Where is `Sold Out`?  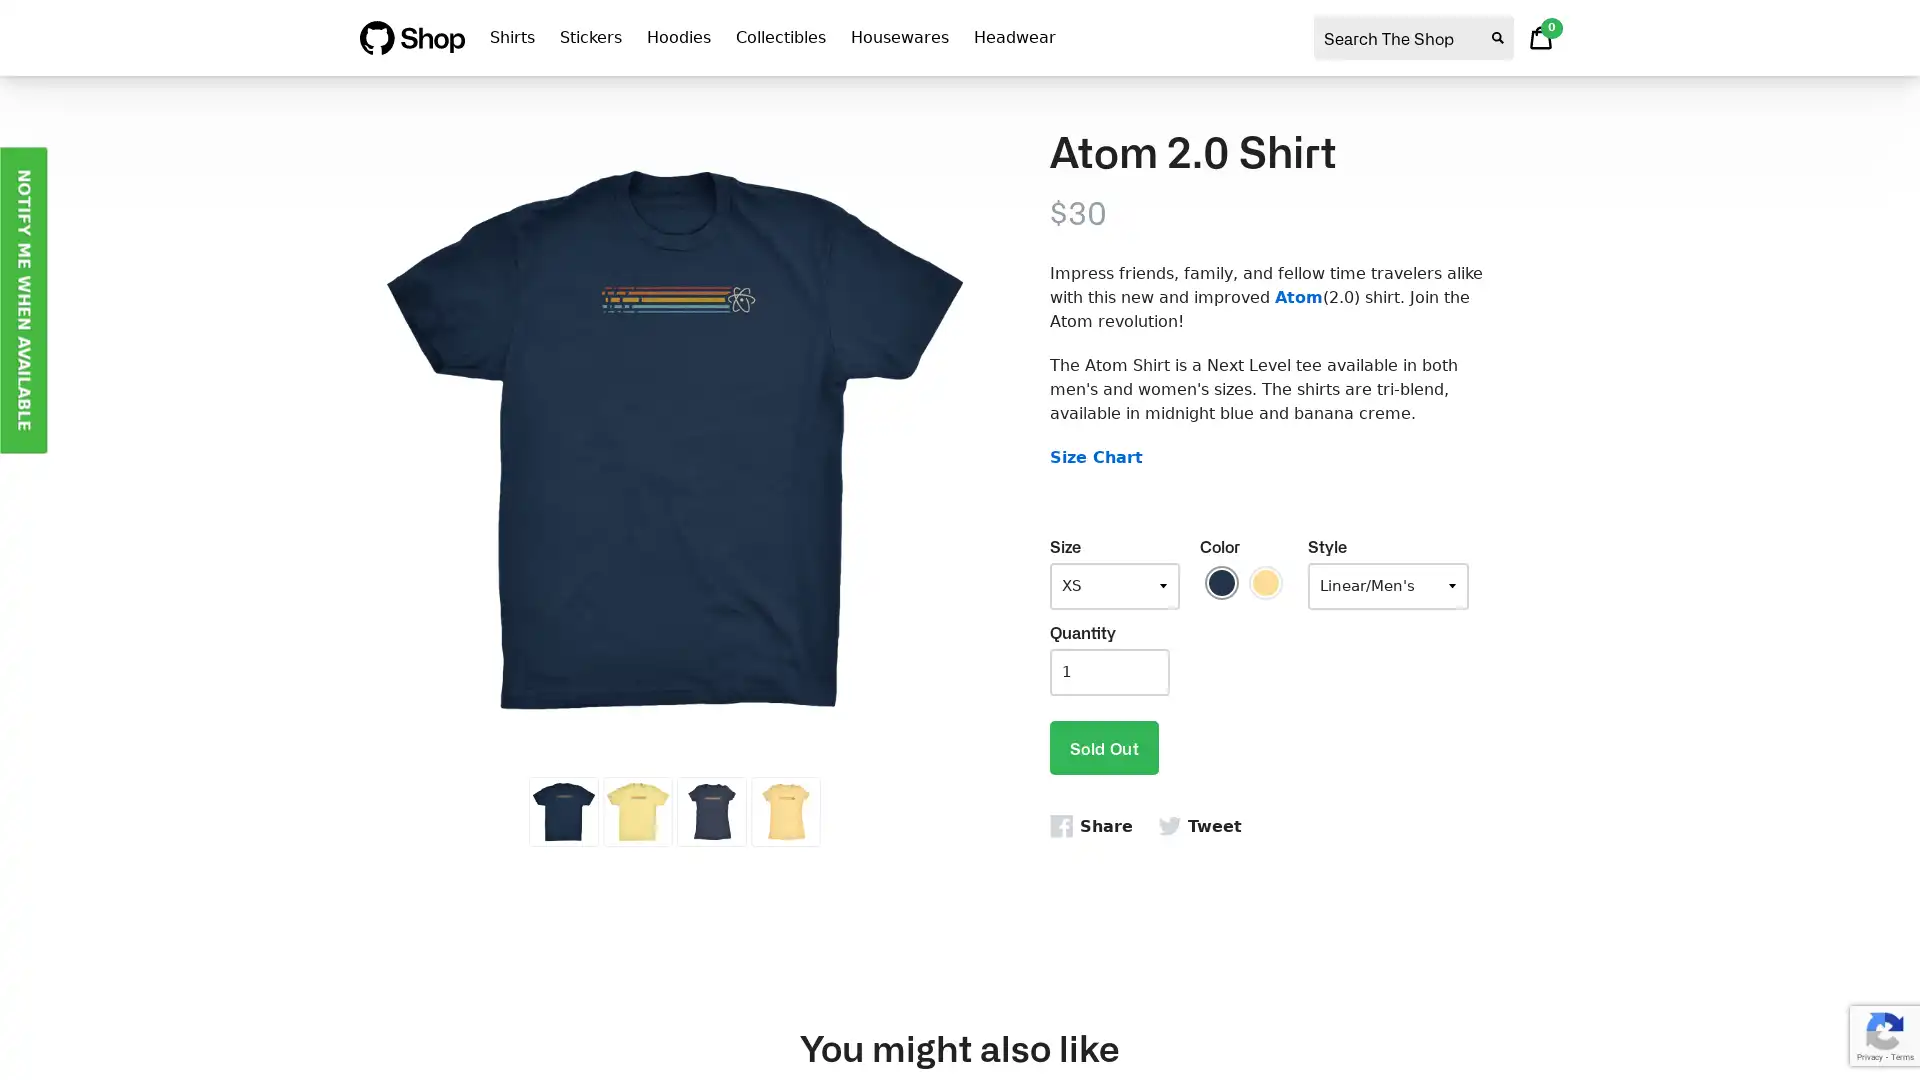
Sold Out is located at coordinates (1103, 747).